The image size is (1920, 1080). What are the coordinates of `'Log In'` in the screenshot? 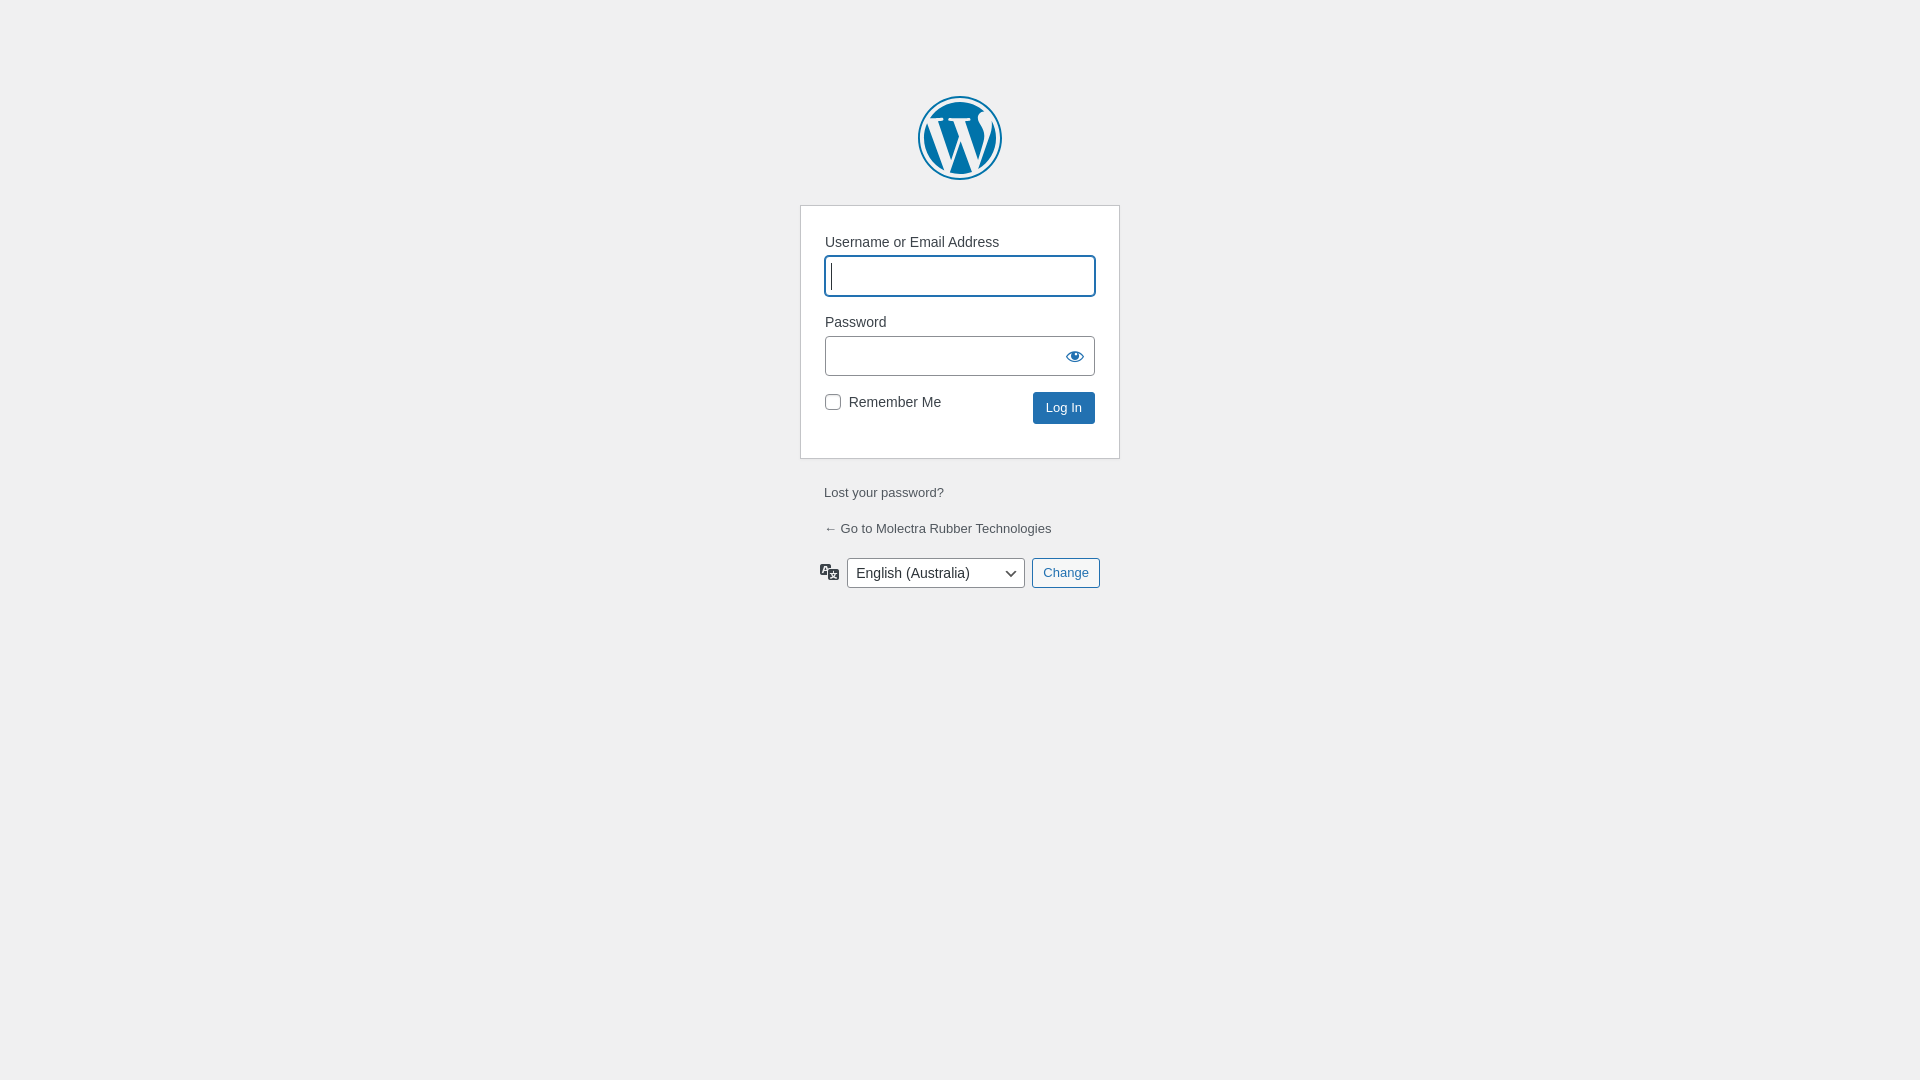 It's located at (1063, 407).